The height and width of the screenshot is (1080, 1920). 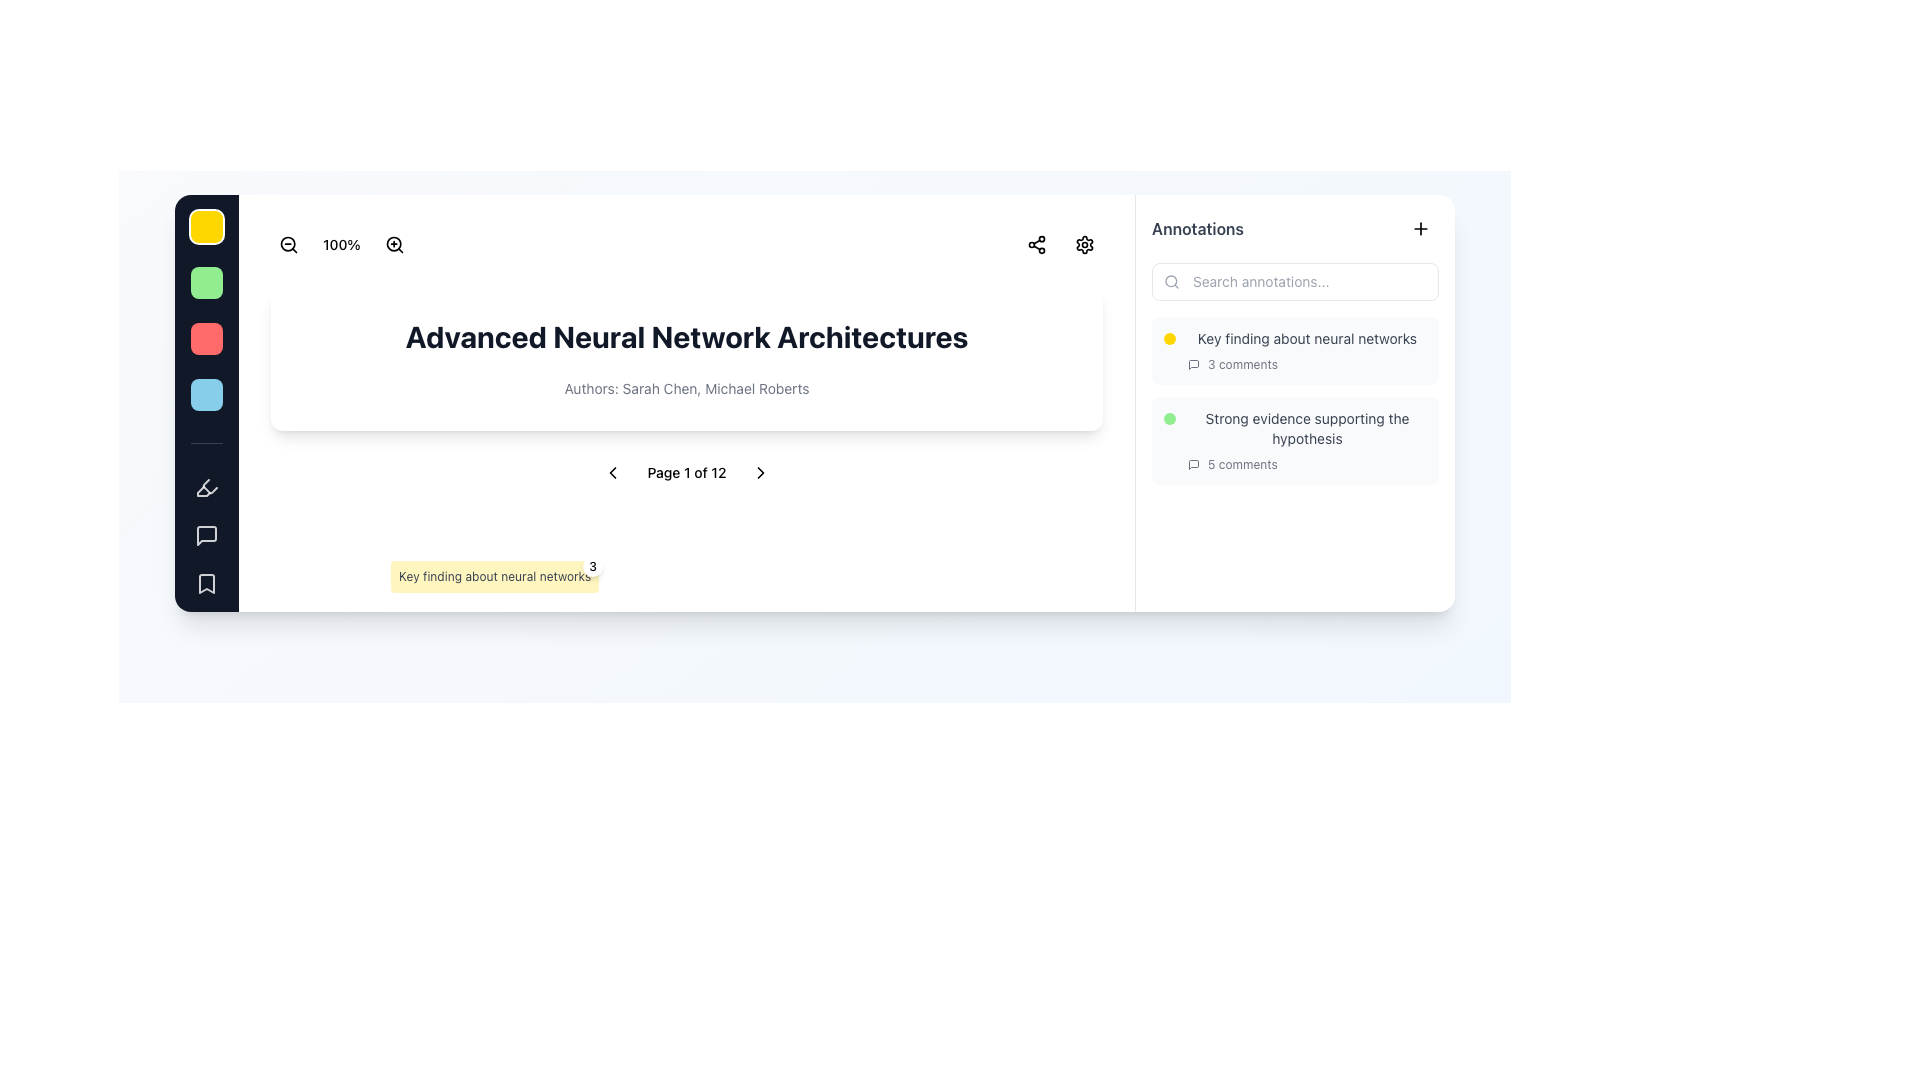 What do you see at coordinates (203, 491) in the screenshot?
I see `the brush or pen-like icon located in the left vertical navigation bar, which is the fifth icon from the top` at bounding box center [203, 491].